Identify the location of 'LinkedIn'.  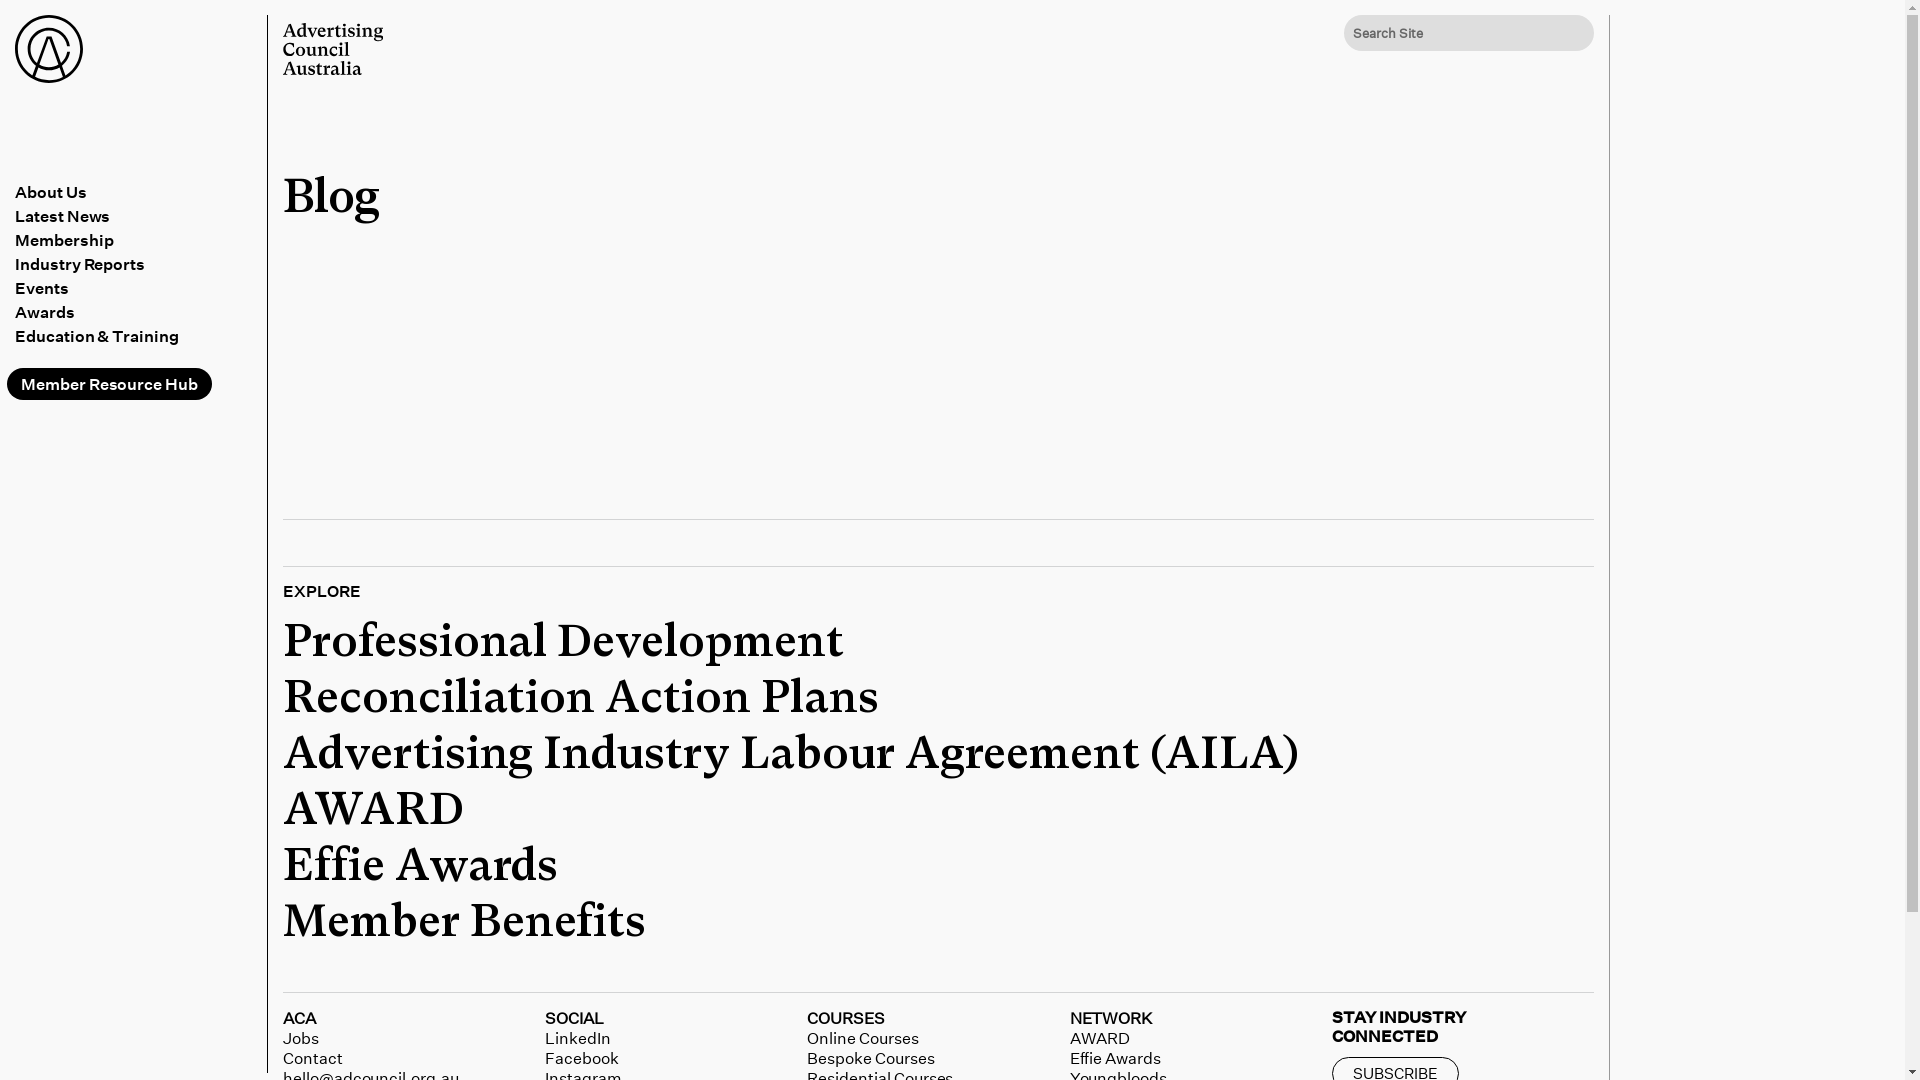
(576, 1036).